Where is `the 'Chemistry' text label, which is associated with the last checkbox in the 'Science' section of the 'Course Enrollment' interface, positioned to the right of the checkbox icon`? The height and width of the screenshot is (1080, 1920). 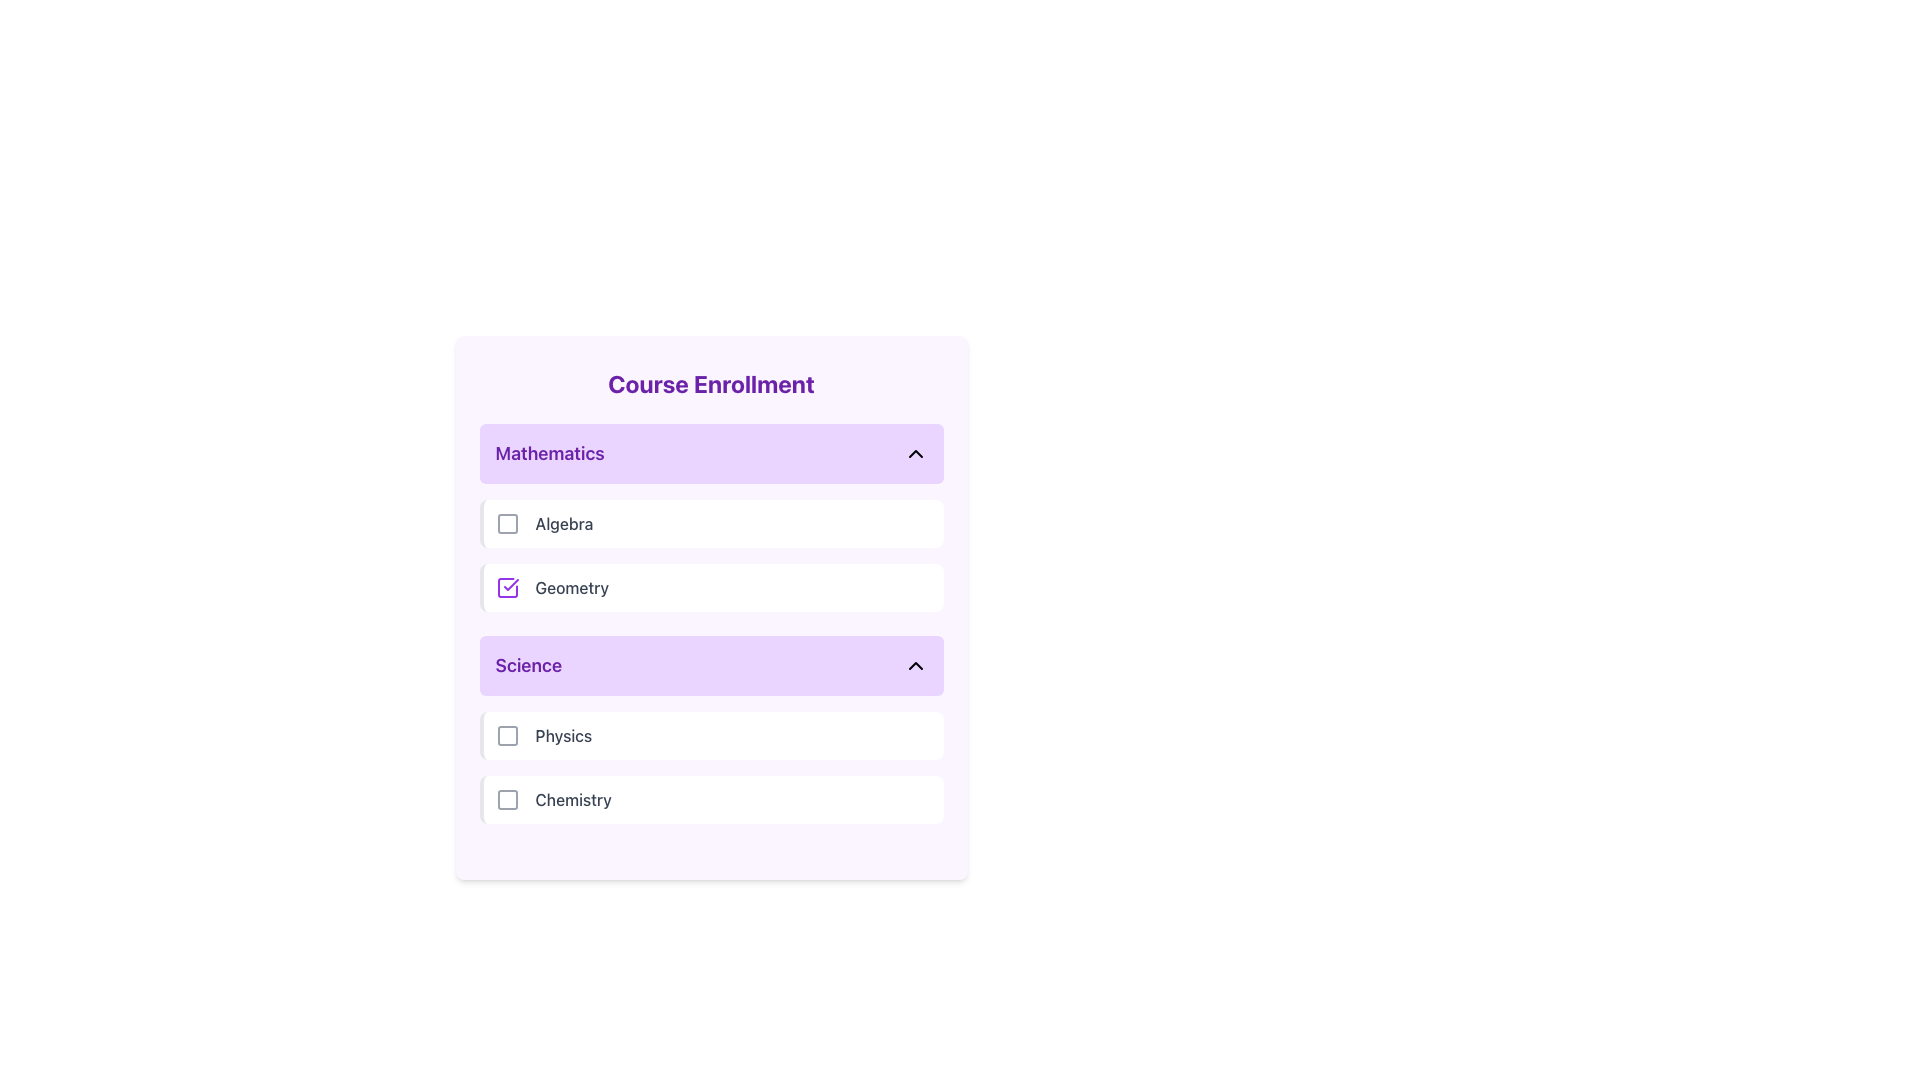 the 'Chemistry' text label, which is associated with the last checkbox in the 'Science' section of the 'Course Enrollment' interface, positioned to the right of the checkbox icon is located at coordinates (572, 798).